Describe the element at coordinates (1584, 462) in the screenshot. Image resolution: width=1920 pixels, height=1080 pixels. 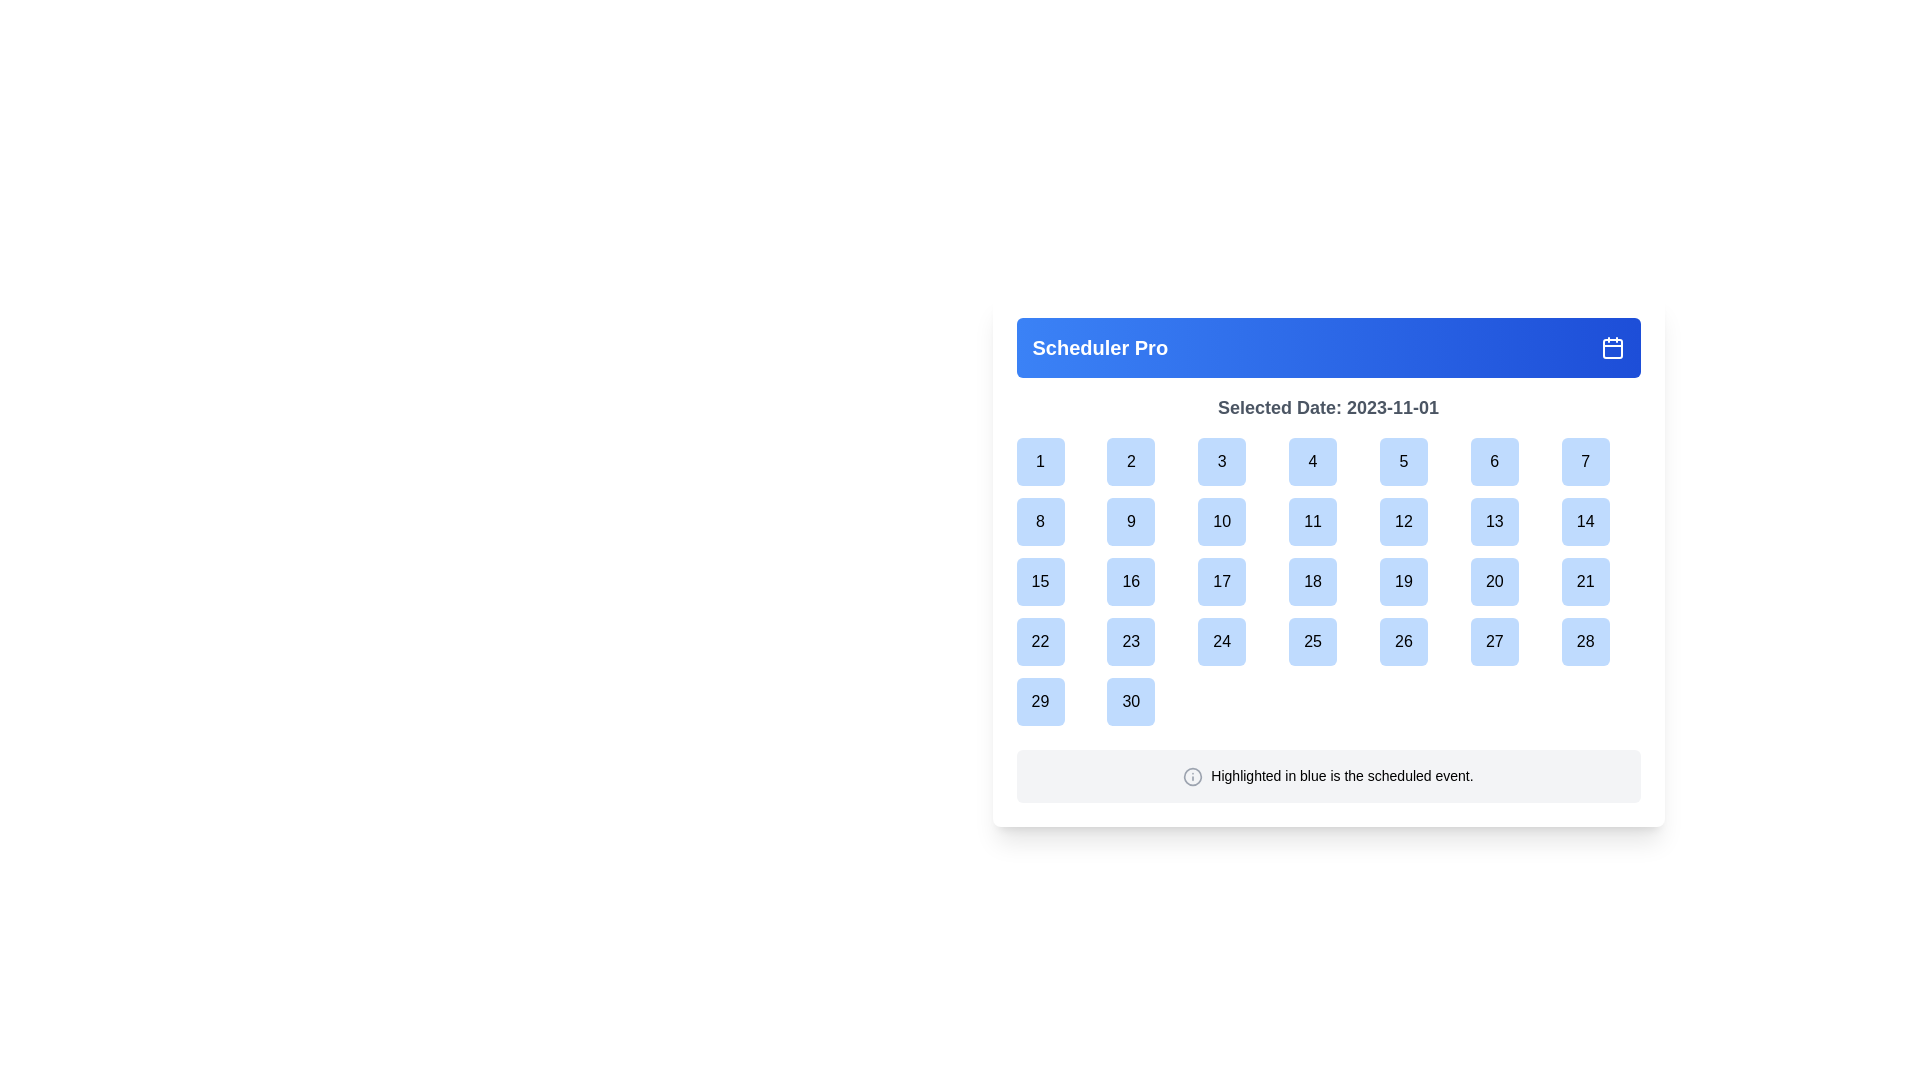
I see `the light blue button with the number '7' in black font located in the seventh column of the first row in a calendar grid interface` at that location.